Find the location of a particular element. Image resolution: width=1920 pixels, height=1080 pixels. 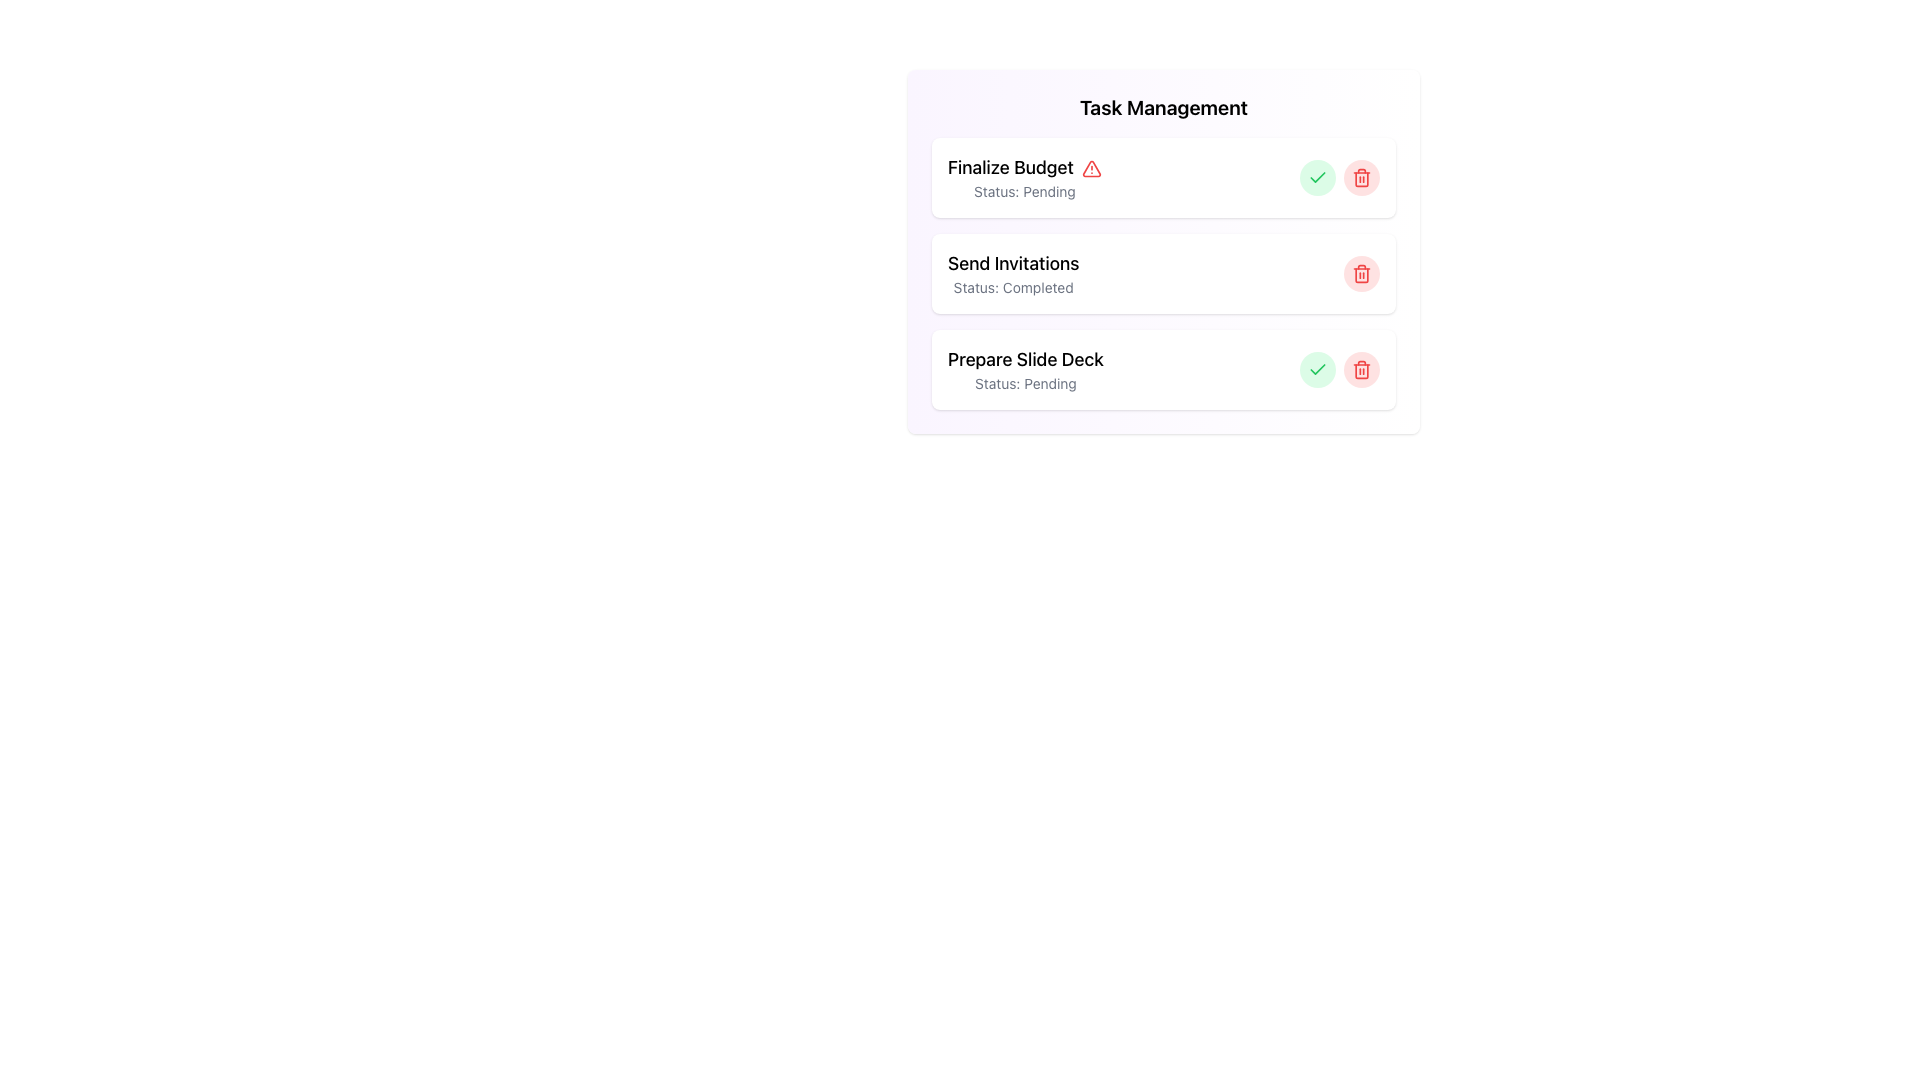

the circular button with a light green background and a green checkmark icon in its center to confirm or approve is located at coordinates (1318, 176).